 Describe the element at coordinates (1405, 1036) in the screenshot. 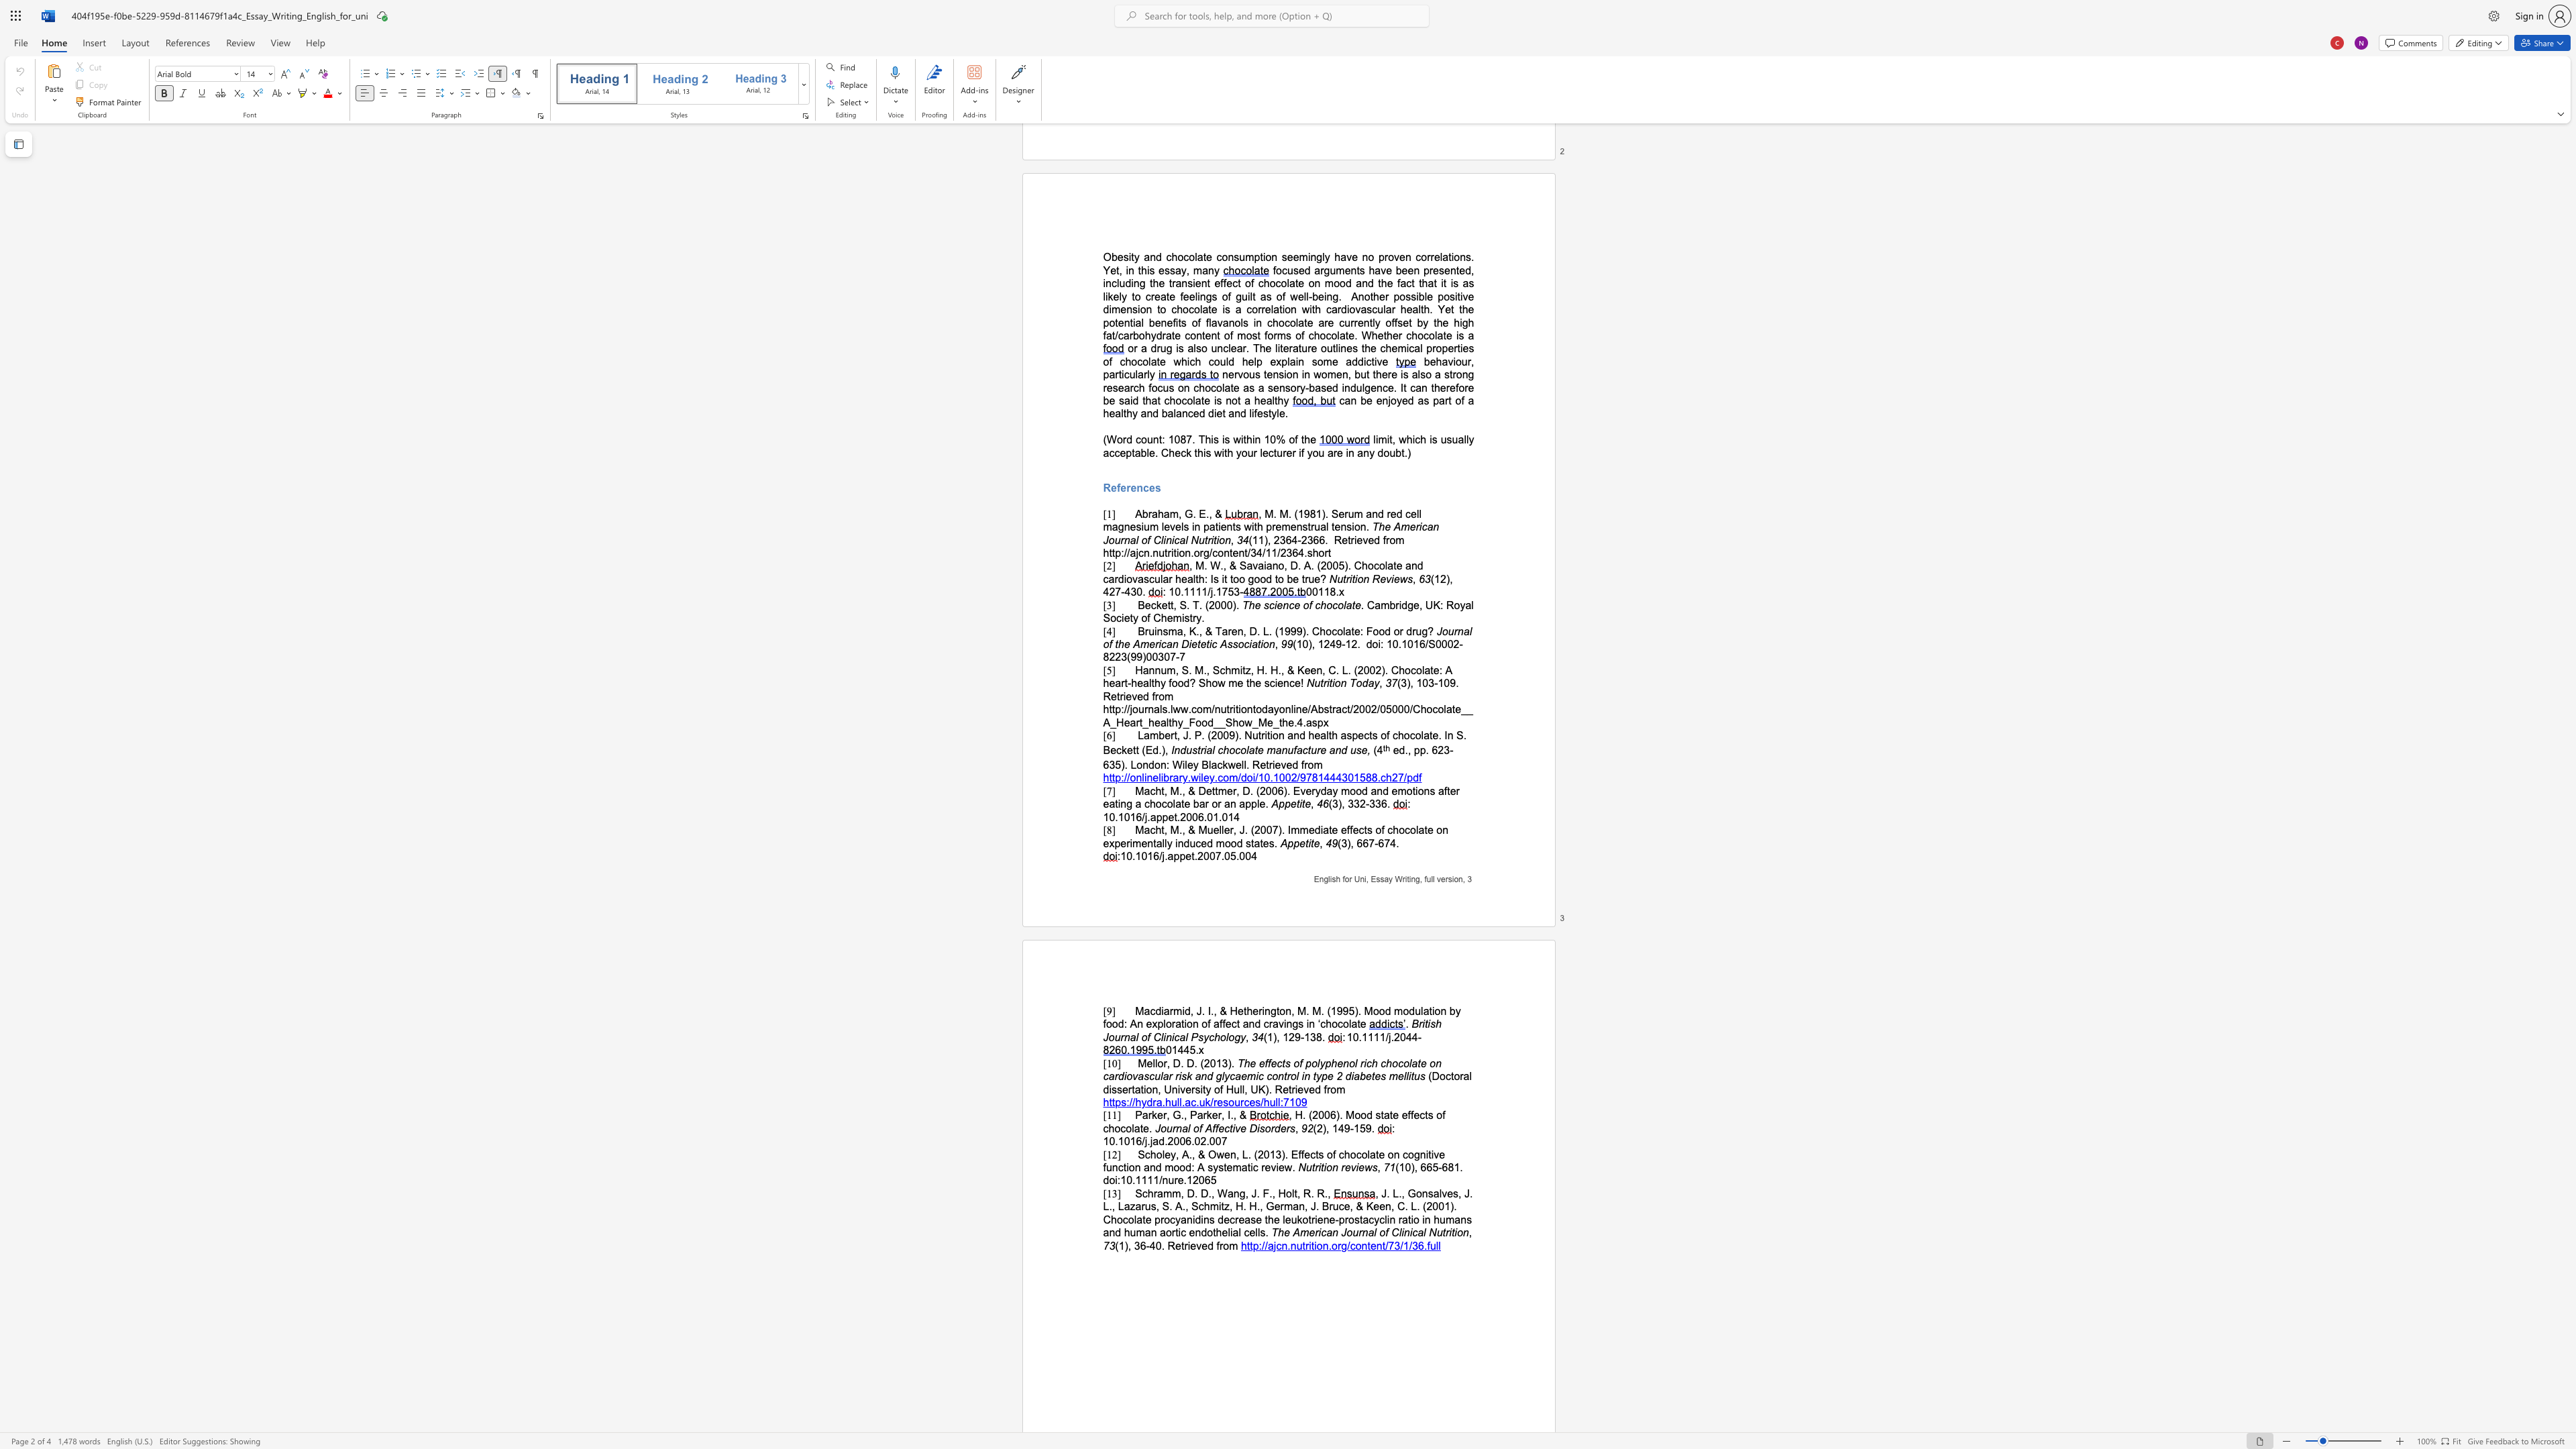

I see `the subset text "44" within the text ": 10.1111/j.2044-"` at that location.